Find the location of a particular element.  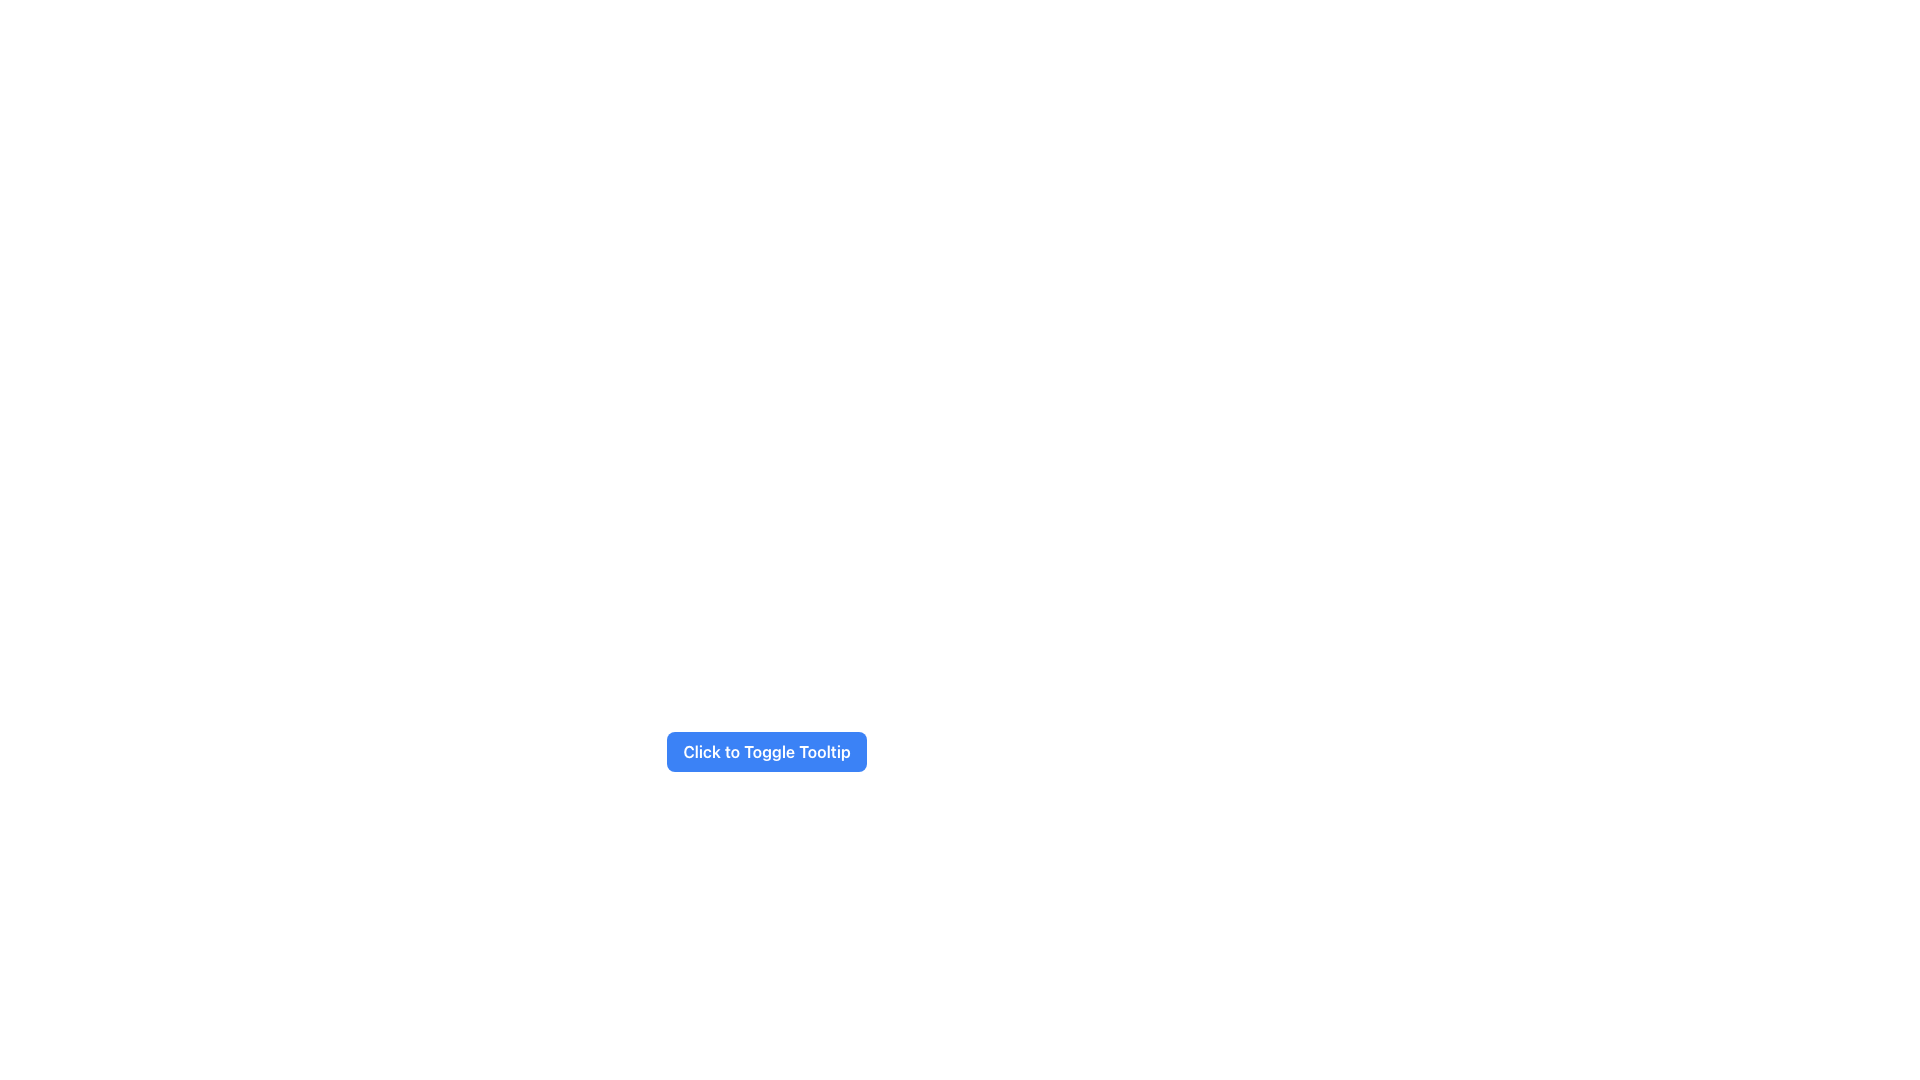

the interactive button designed to toggle the visibility of a tooltip feature for keyboard interaction is located at coordinates (766, 752).